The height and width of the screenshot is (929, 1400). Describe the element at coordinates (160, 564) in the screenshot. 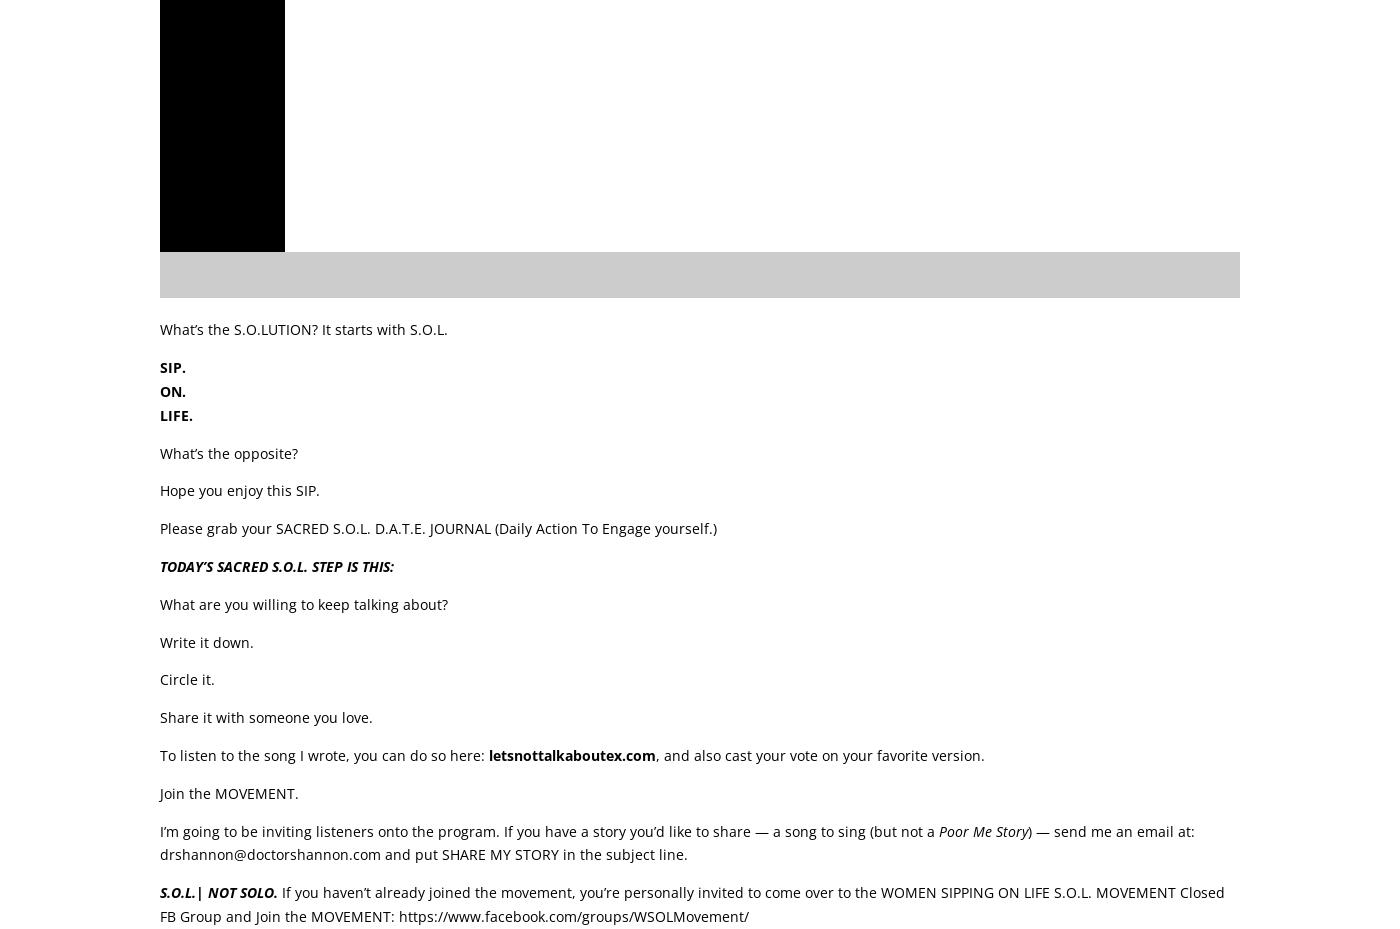

I see `'TODAY’S SACRED S.O.L. STEP IS THIS:'` at that location.